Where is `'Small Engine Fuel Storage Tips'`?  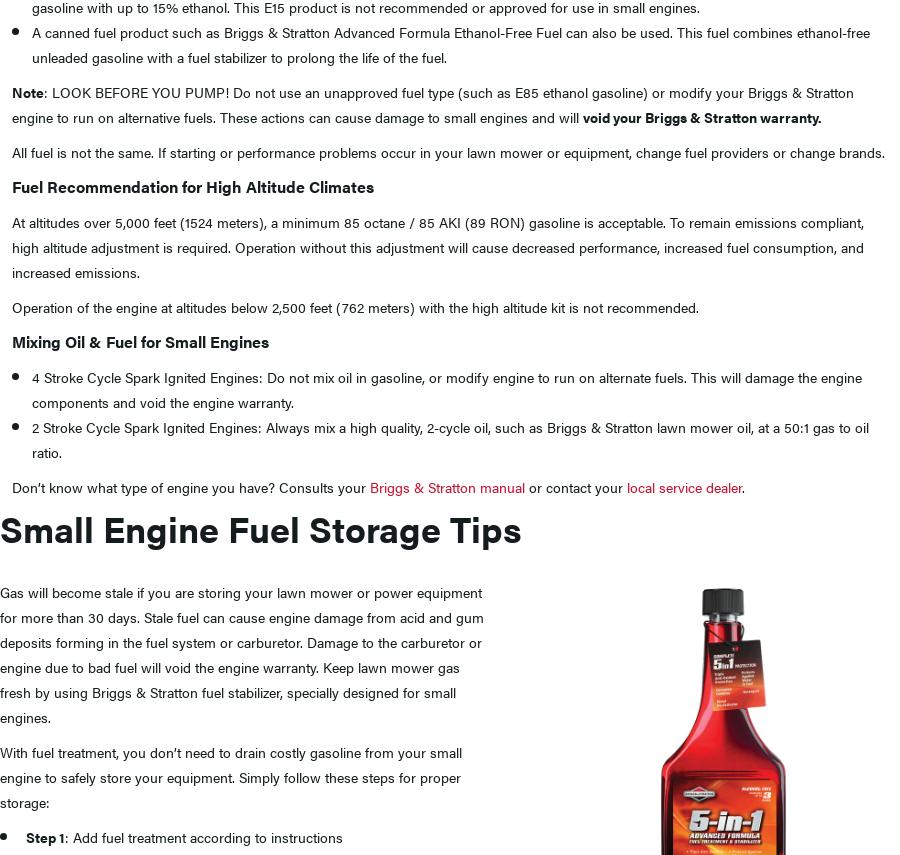 'Small Engine Fuel Storage Tips' is located at coordinates (260, 527).